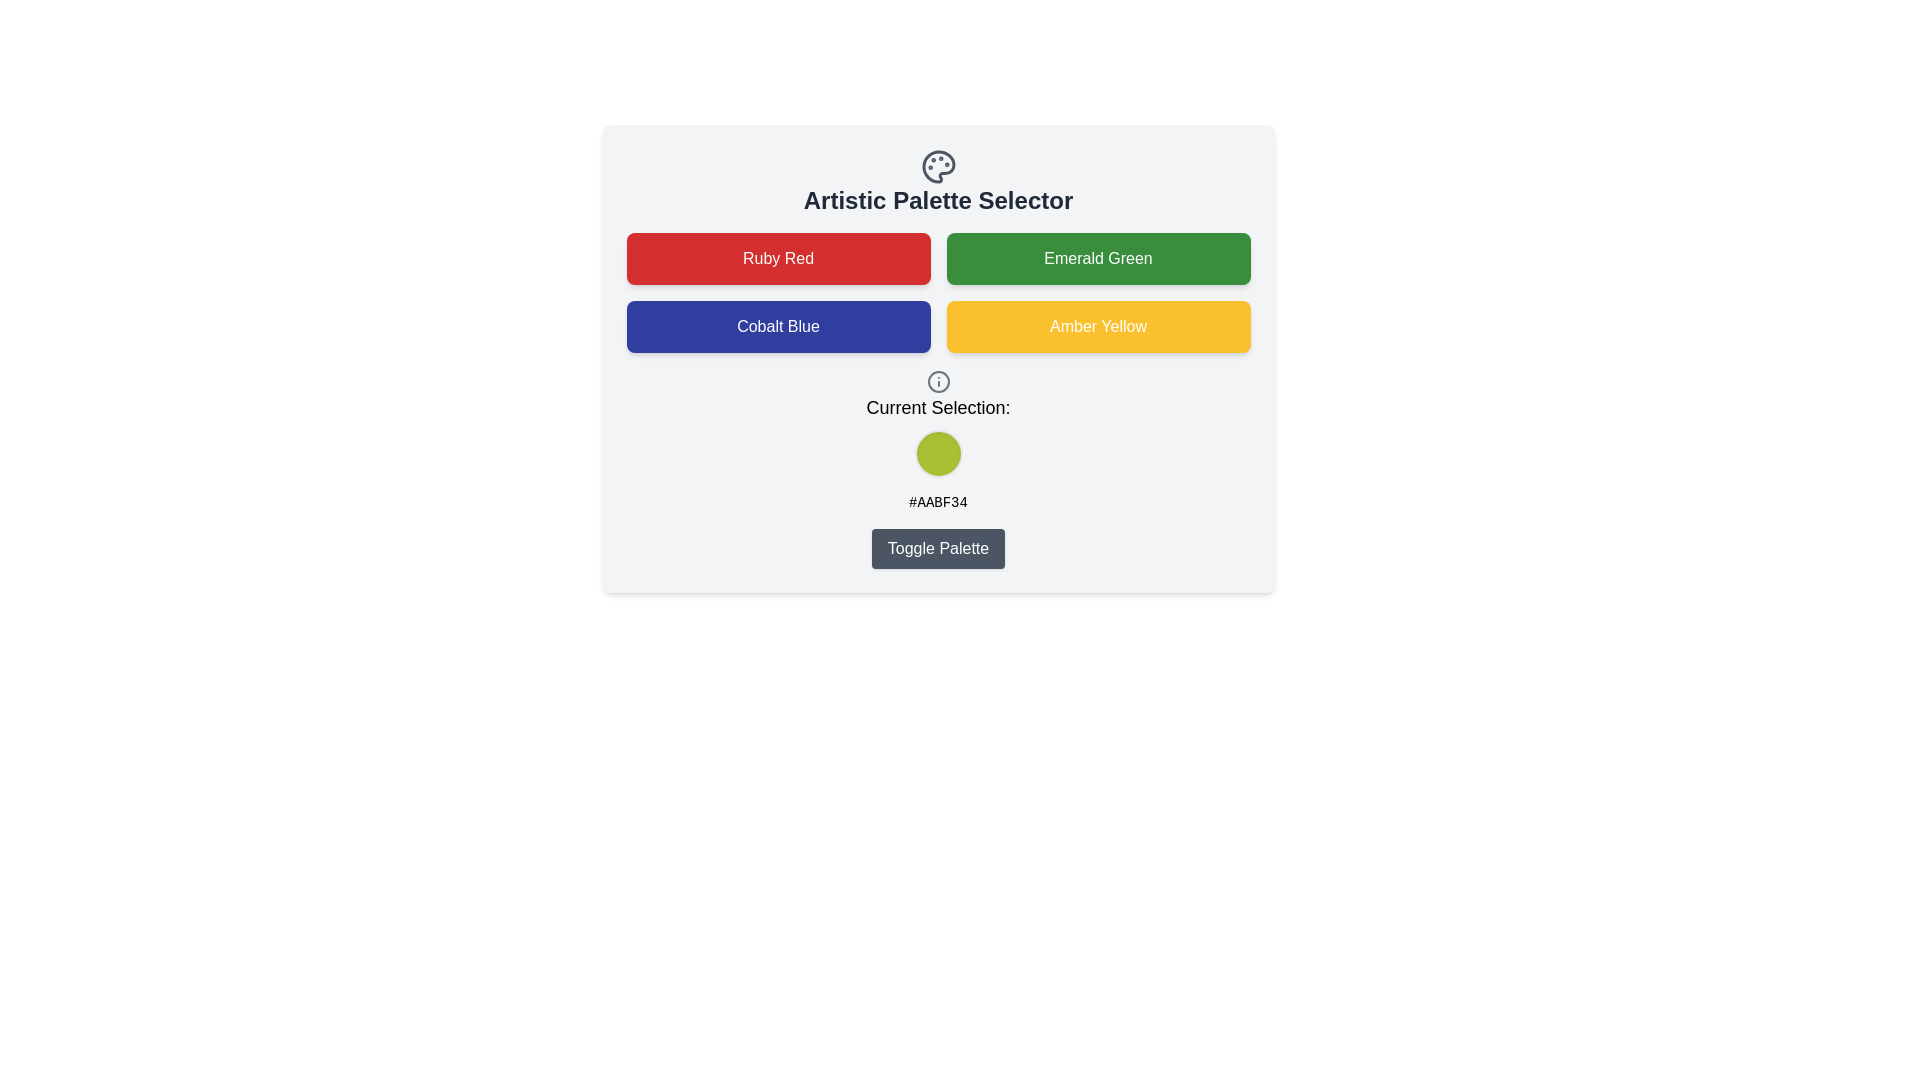 Image resolution: width=1920 pixels, height=1080 pixels. What do you see at coordinates (777, 326) in the screenshot?
I see `the 'Cobalt Blue' button, which is a rectangular button with rounded corners, cobalt blue background, and white text, located in the second row, first column of a grid of buttons` at bounding box center [777, 326].